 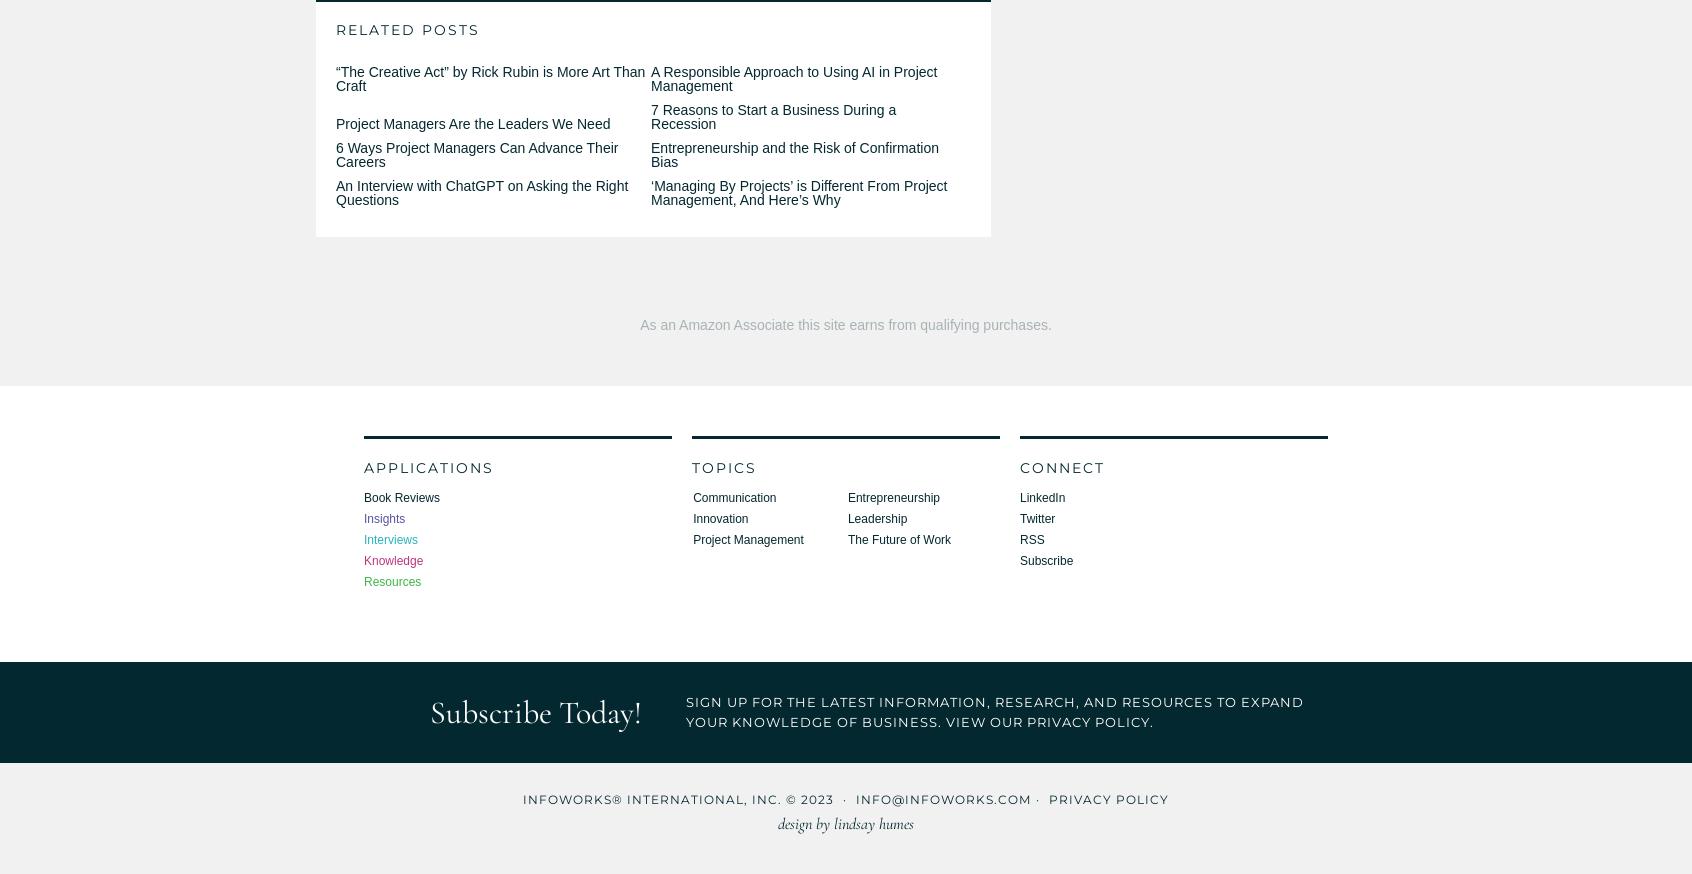 I want to click on 'Insights', so click(x=363, y=518).